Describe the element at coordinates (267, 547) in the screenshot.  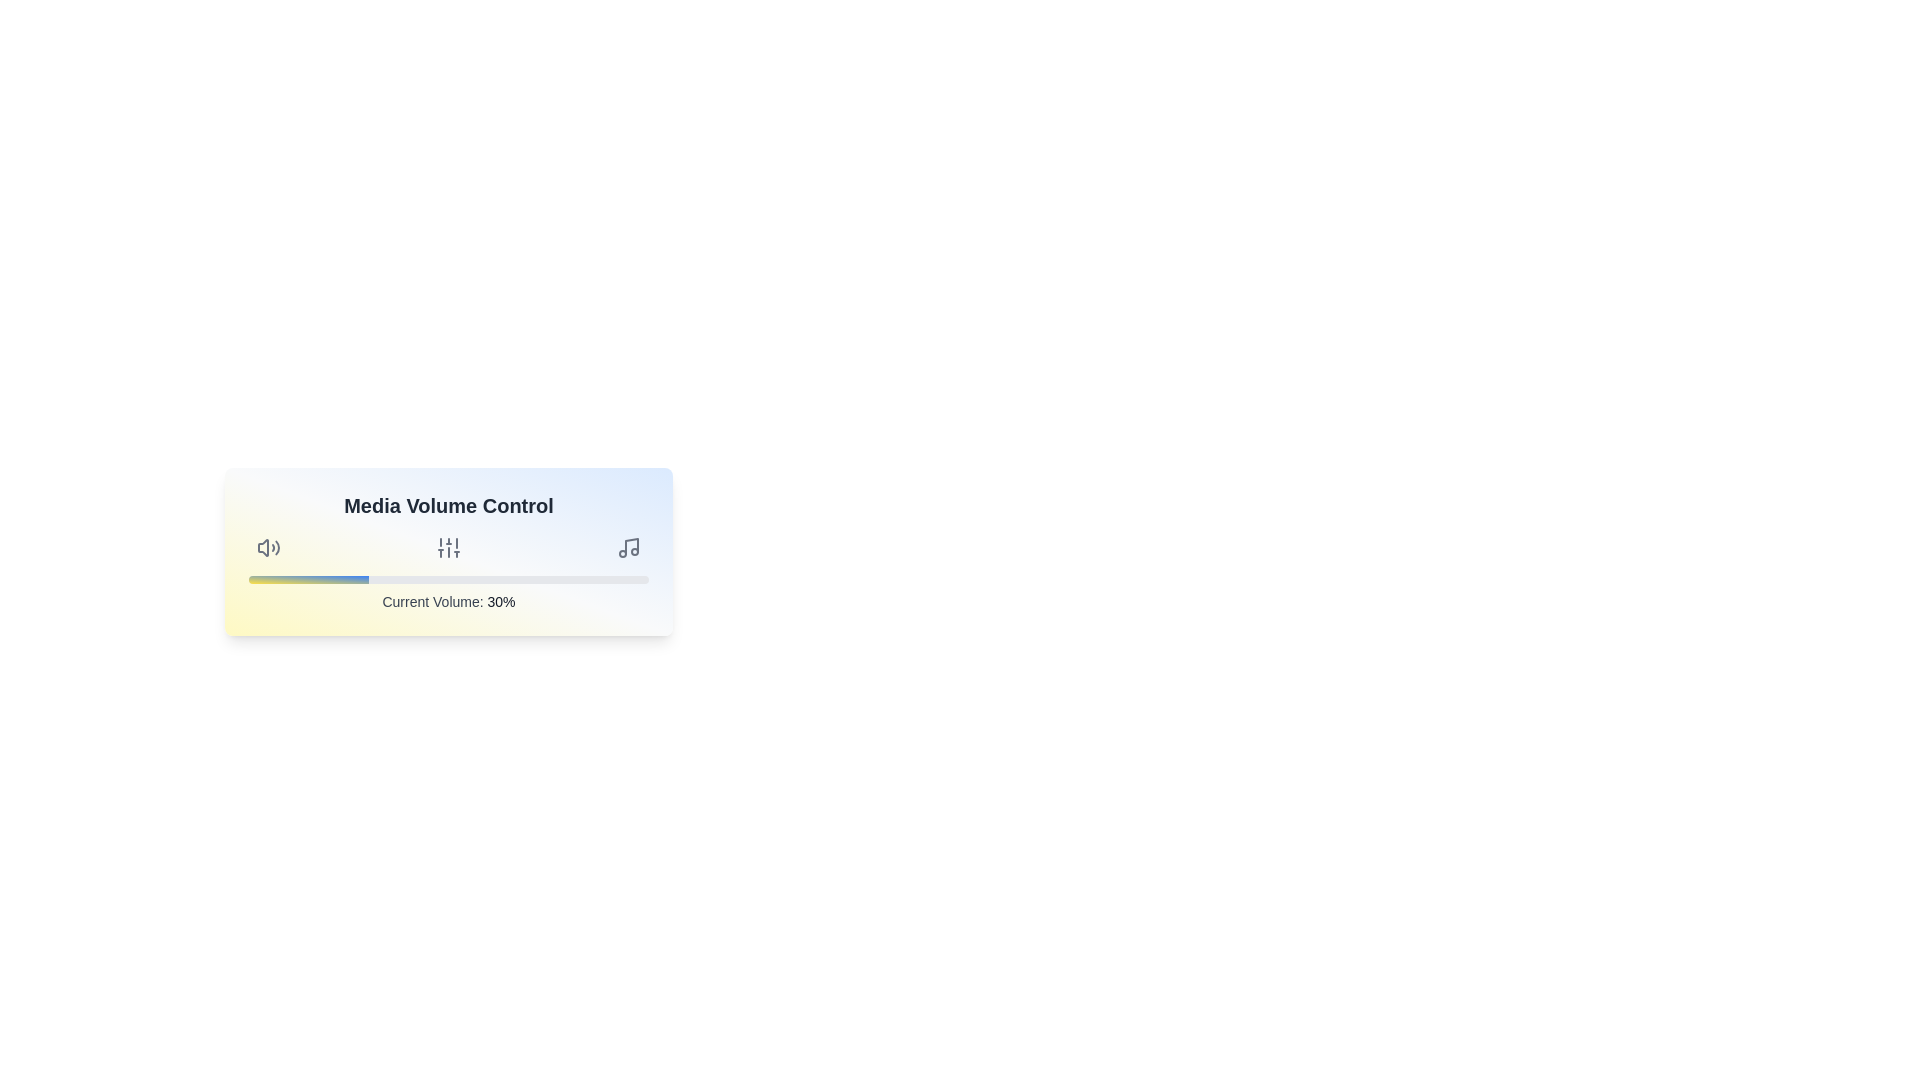
I see `the volume icon represented as a speaker with sound waves, located to the left of the 'Media Volume Control' text` at that location.